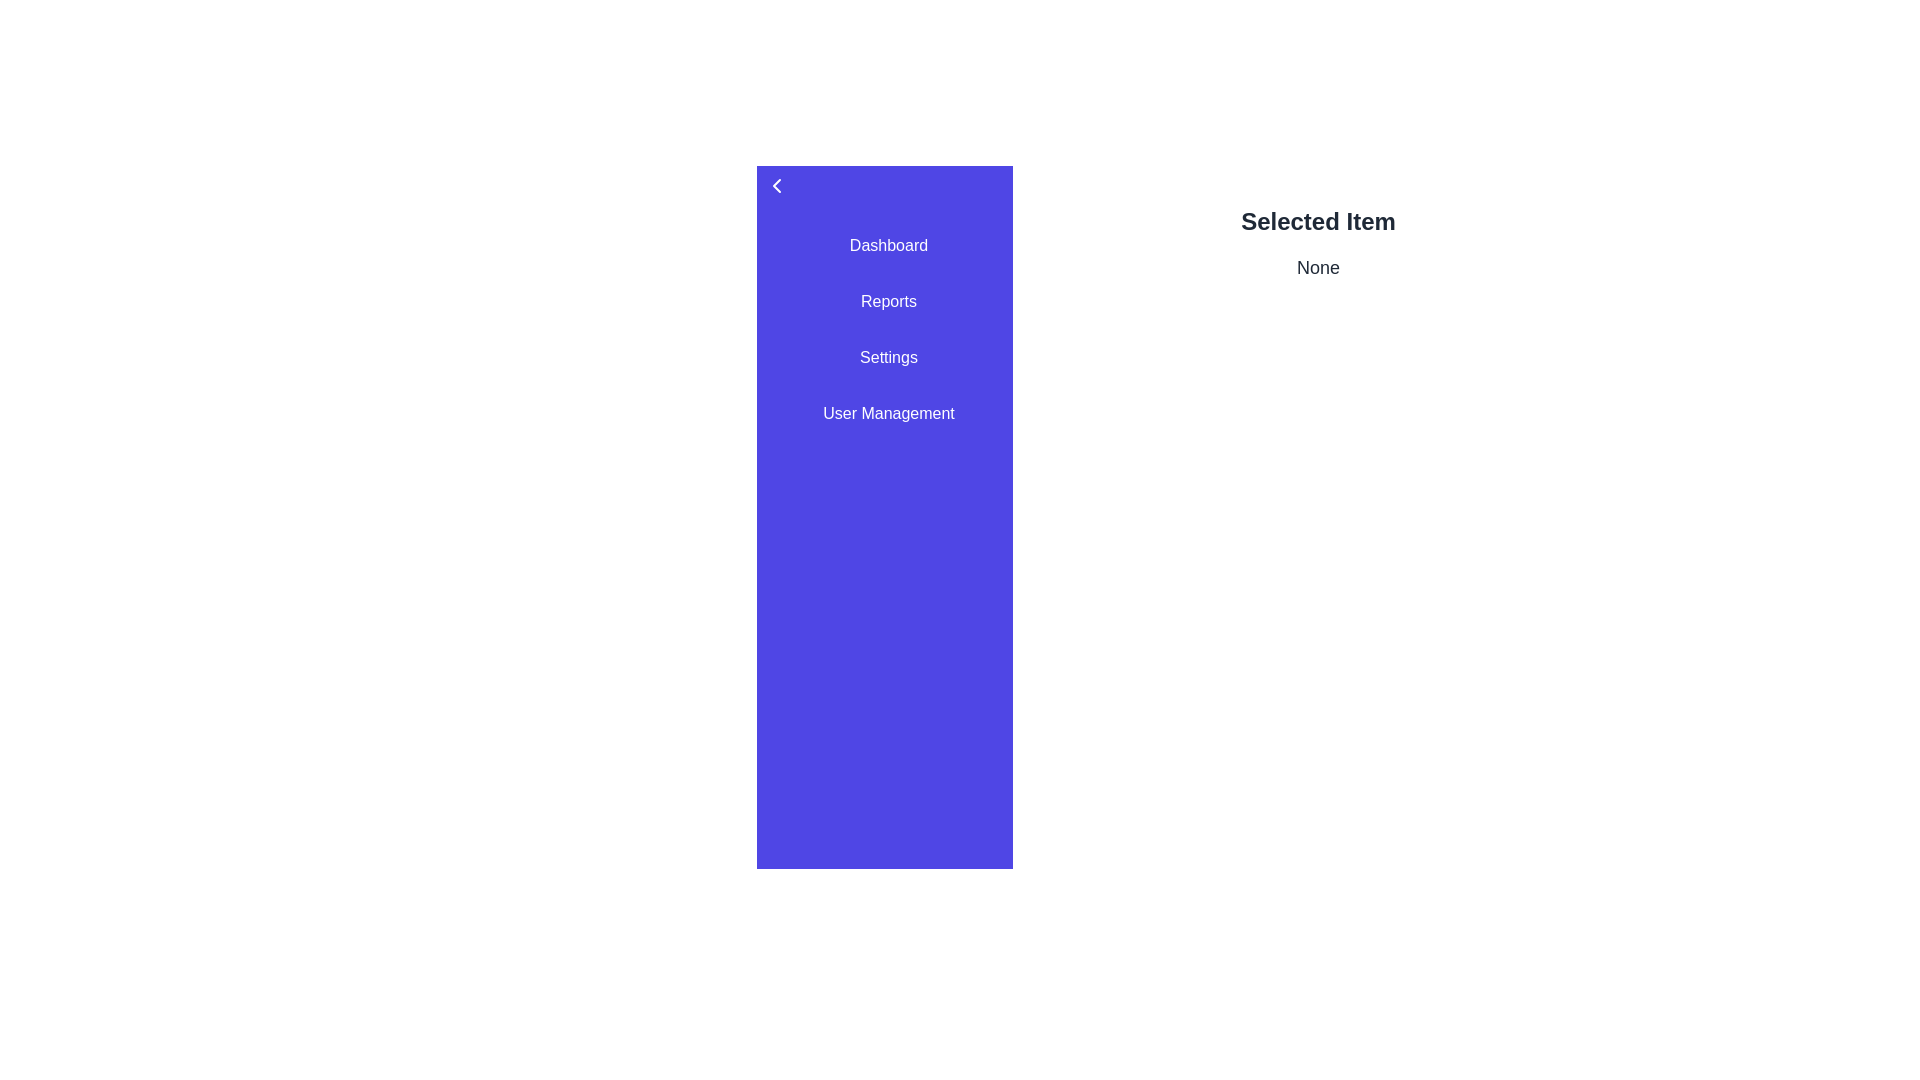 The width and height of the screenshot is (1920, 1080). Describe the element at coordinates (1318, 266) in the screenshot. I see `the text label displaying the word 'None', which is centered below the header text 'Selected Item' in a dark color on a light background` at that location.